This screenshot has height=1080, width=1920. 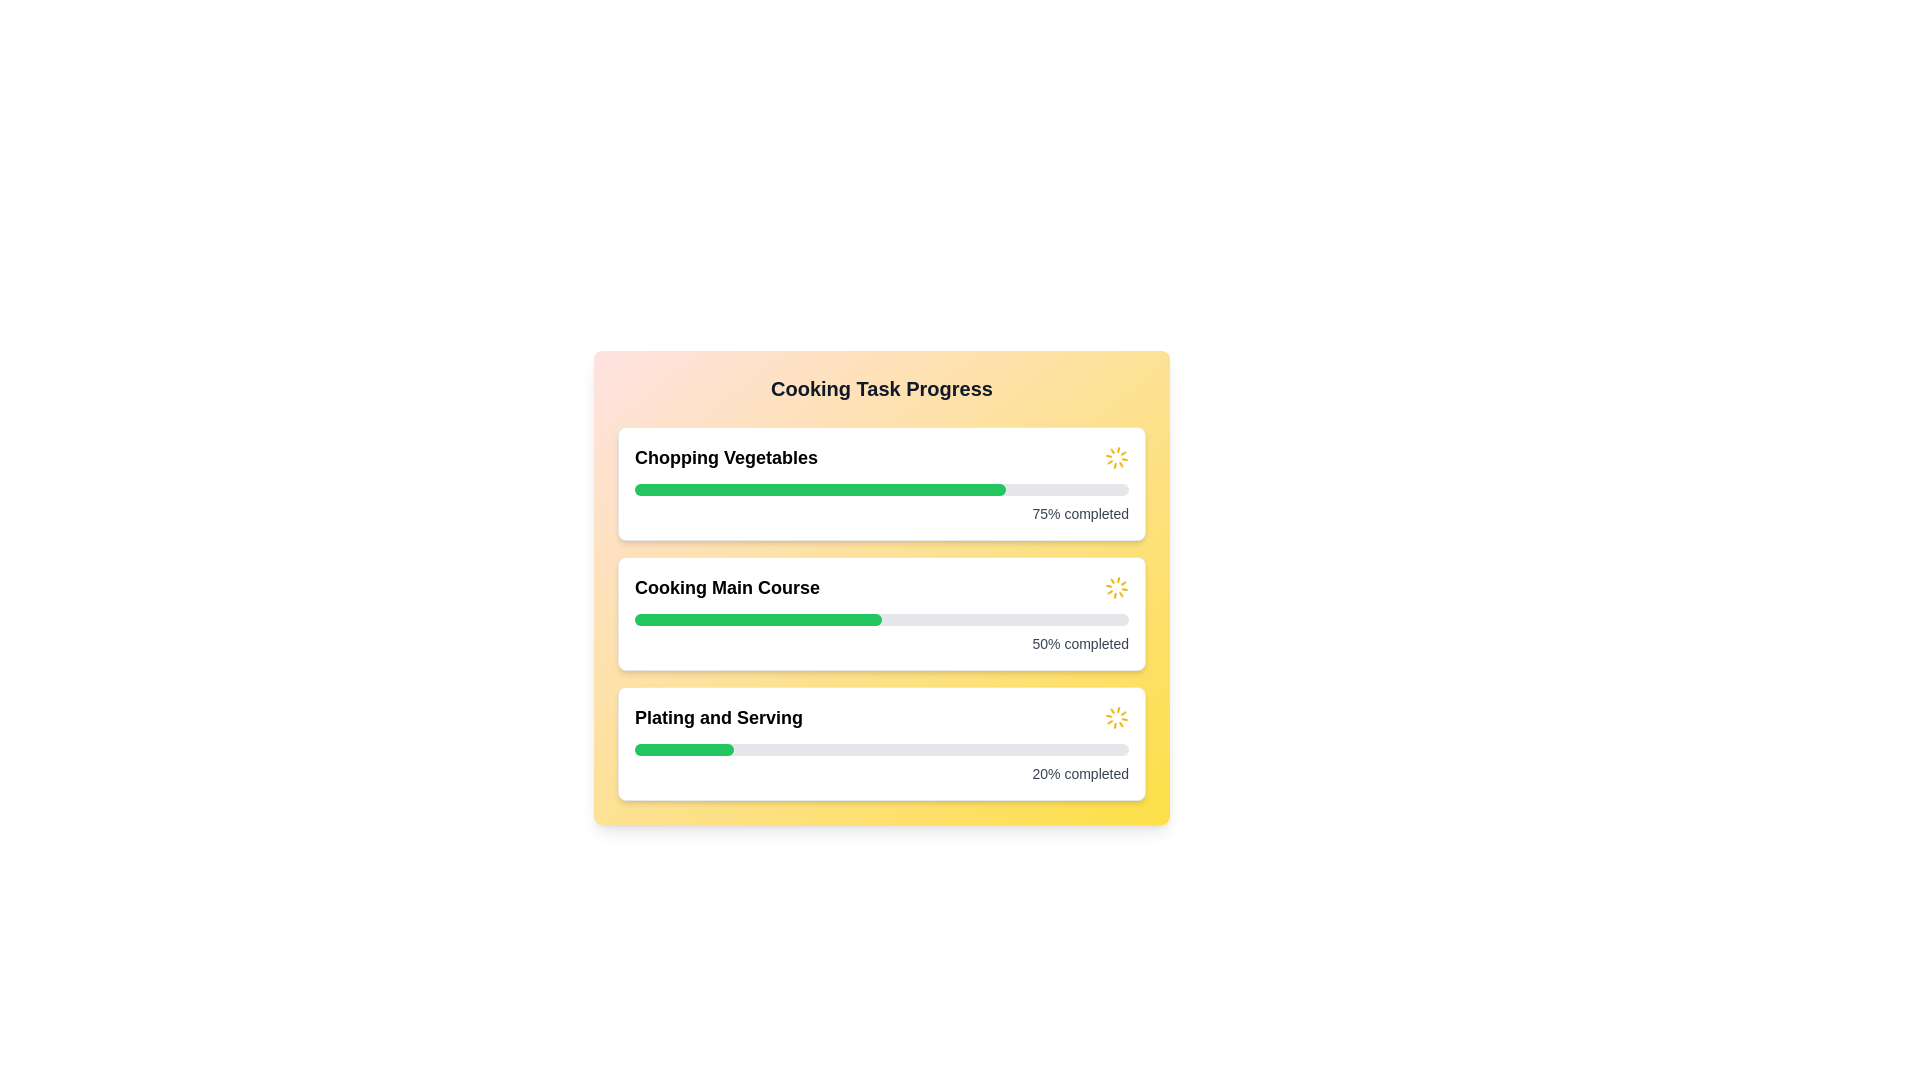 What do you see at coordinates (1116, 458) in the screenshot?
I see `the animated loading icon located in the upper-right corner of the 'Chopping Vegetables' task section, which serves as a visual indicator of ongoing activity` at bounding box center [1116, 458].